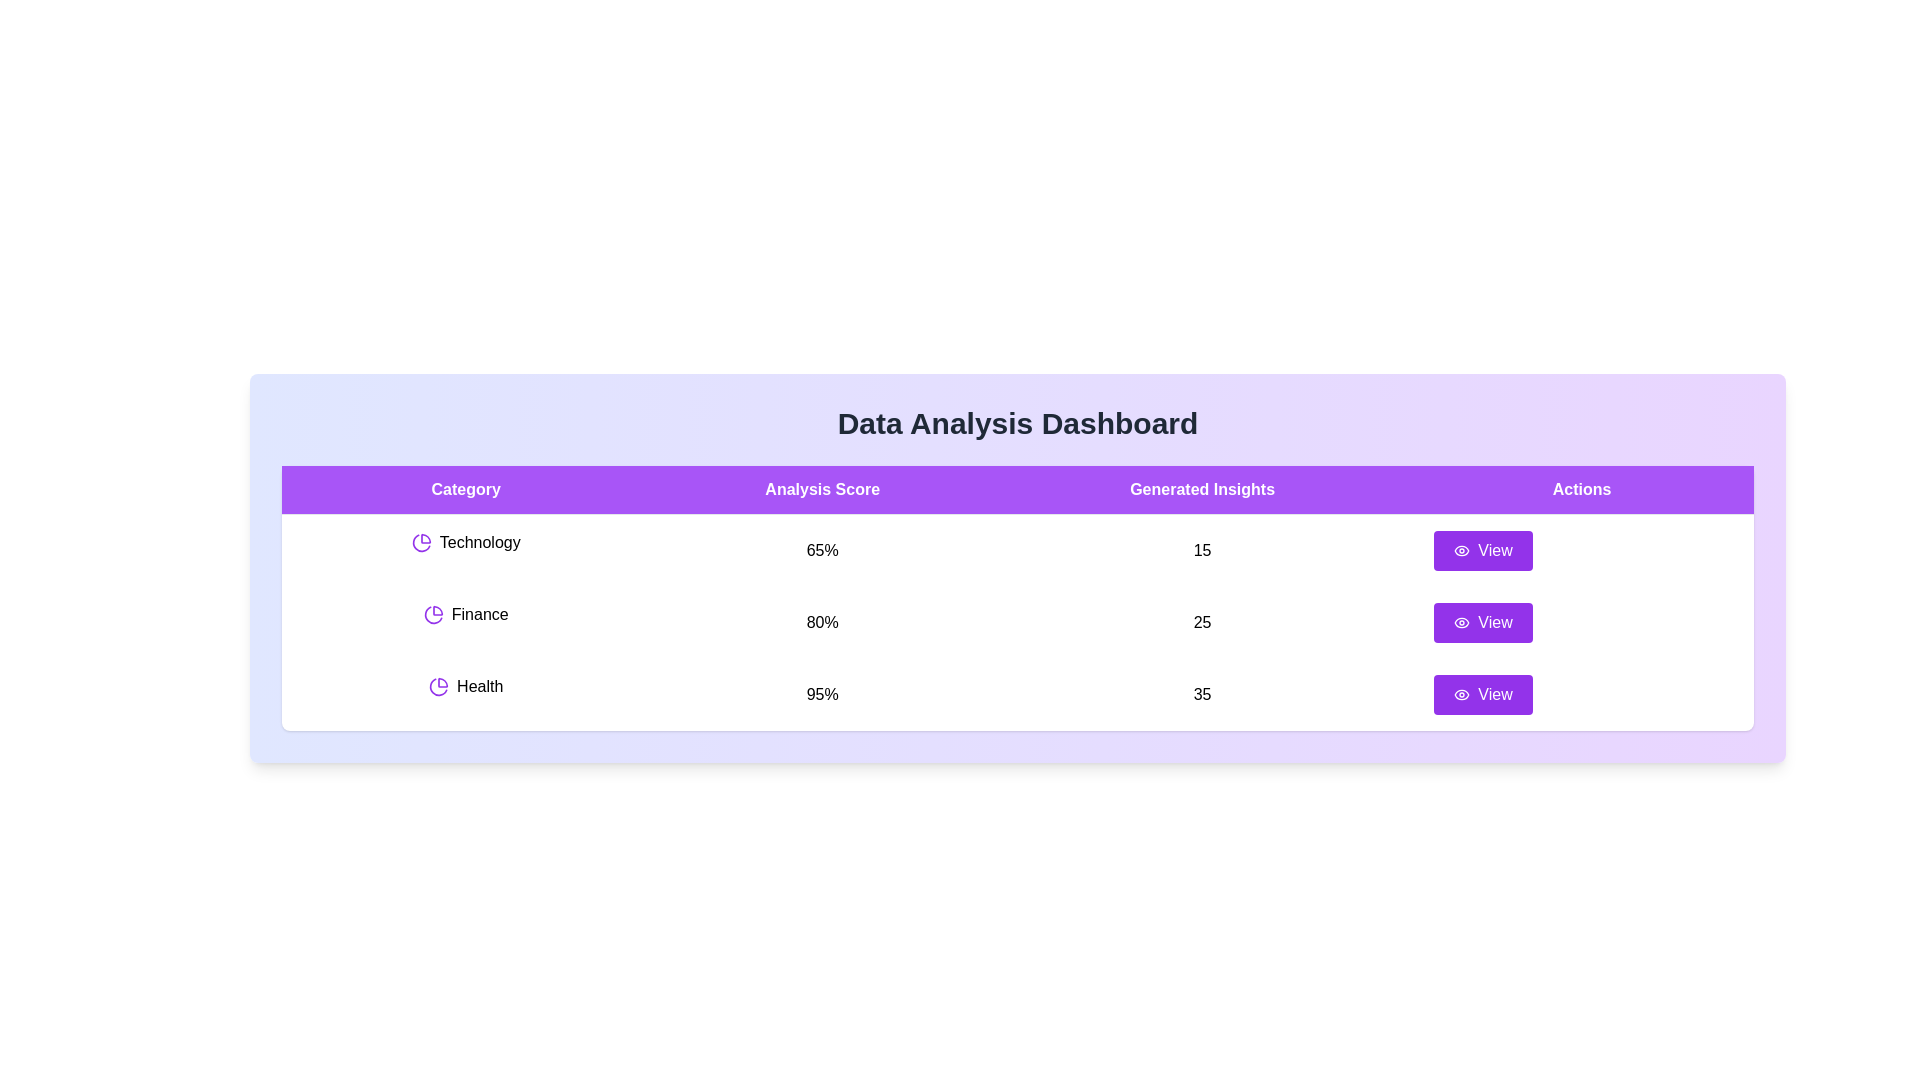 The image size is (1920, 1080). I want to click on the text element labeled Technology, so click(465, 543).